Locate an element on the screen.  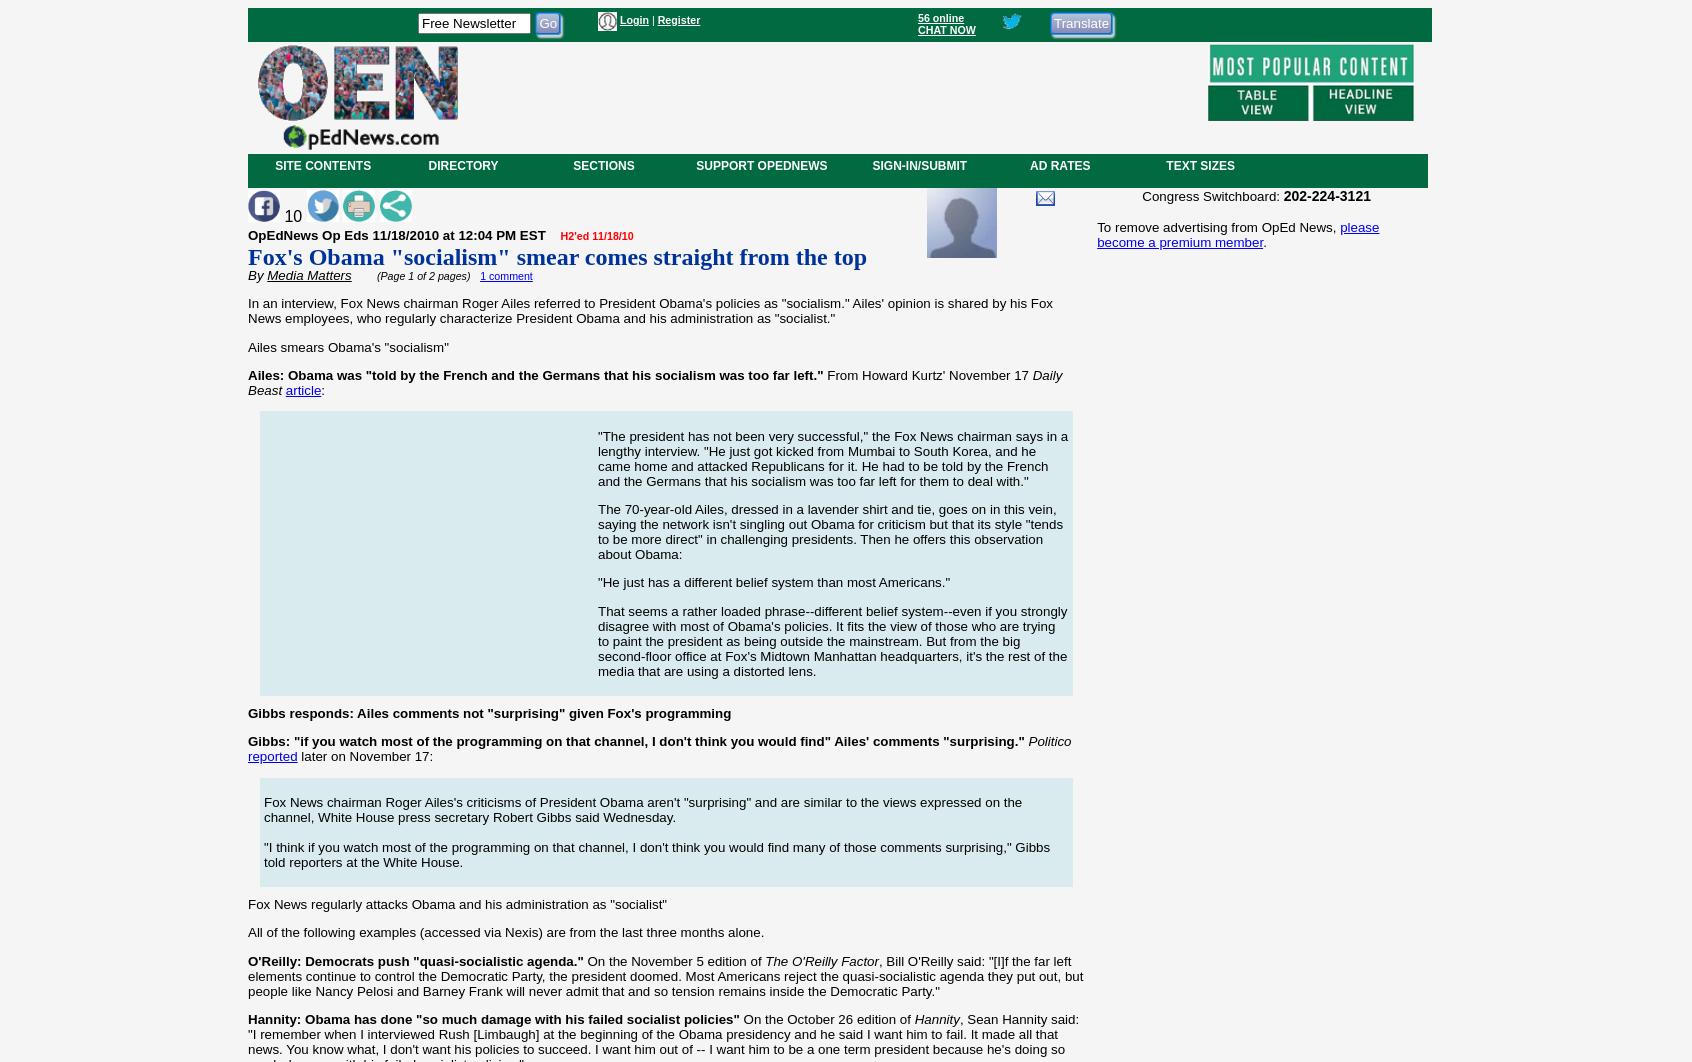
'56 online' is located at coordinates (940, 17).